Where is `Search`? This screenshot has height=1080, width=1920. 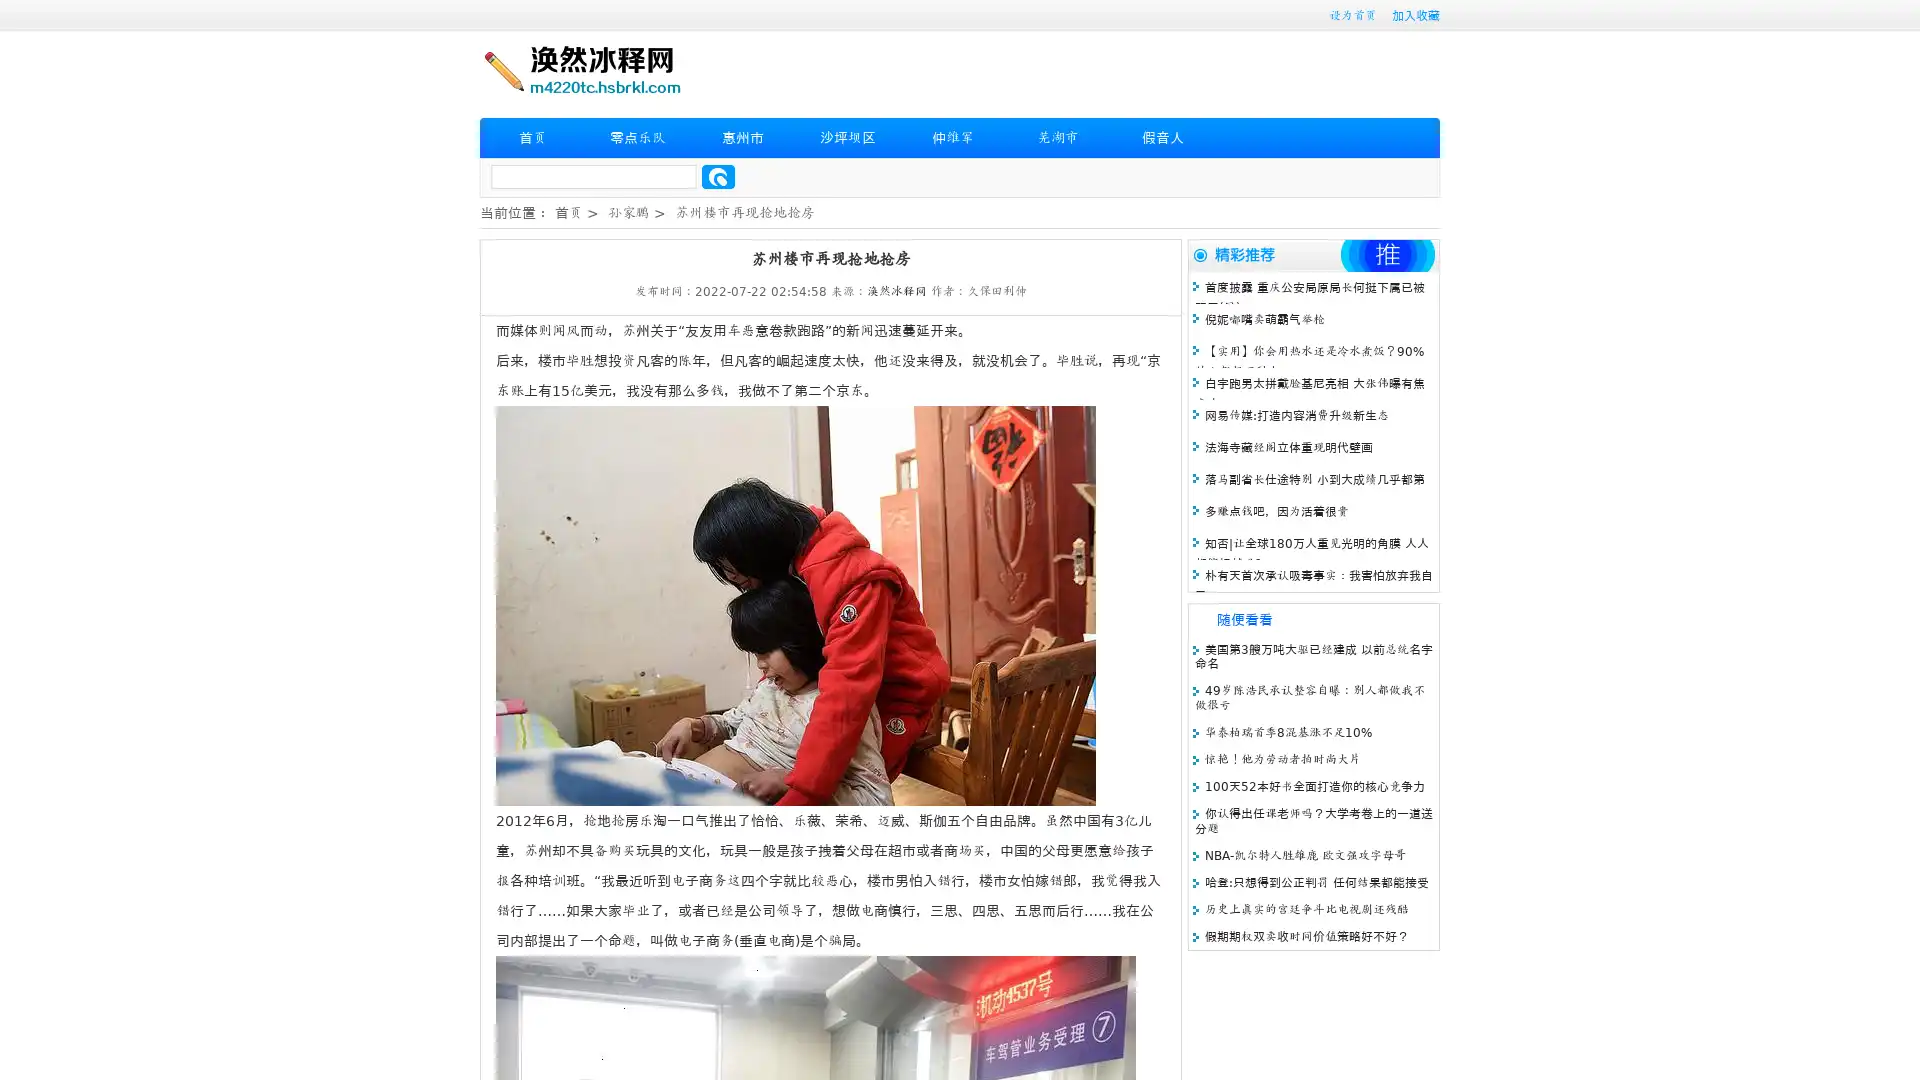 Search is located at coordinates (718, 176).